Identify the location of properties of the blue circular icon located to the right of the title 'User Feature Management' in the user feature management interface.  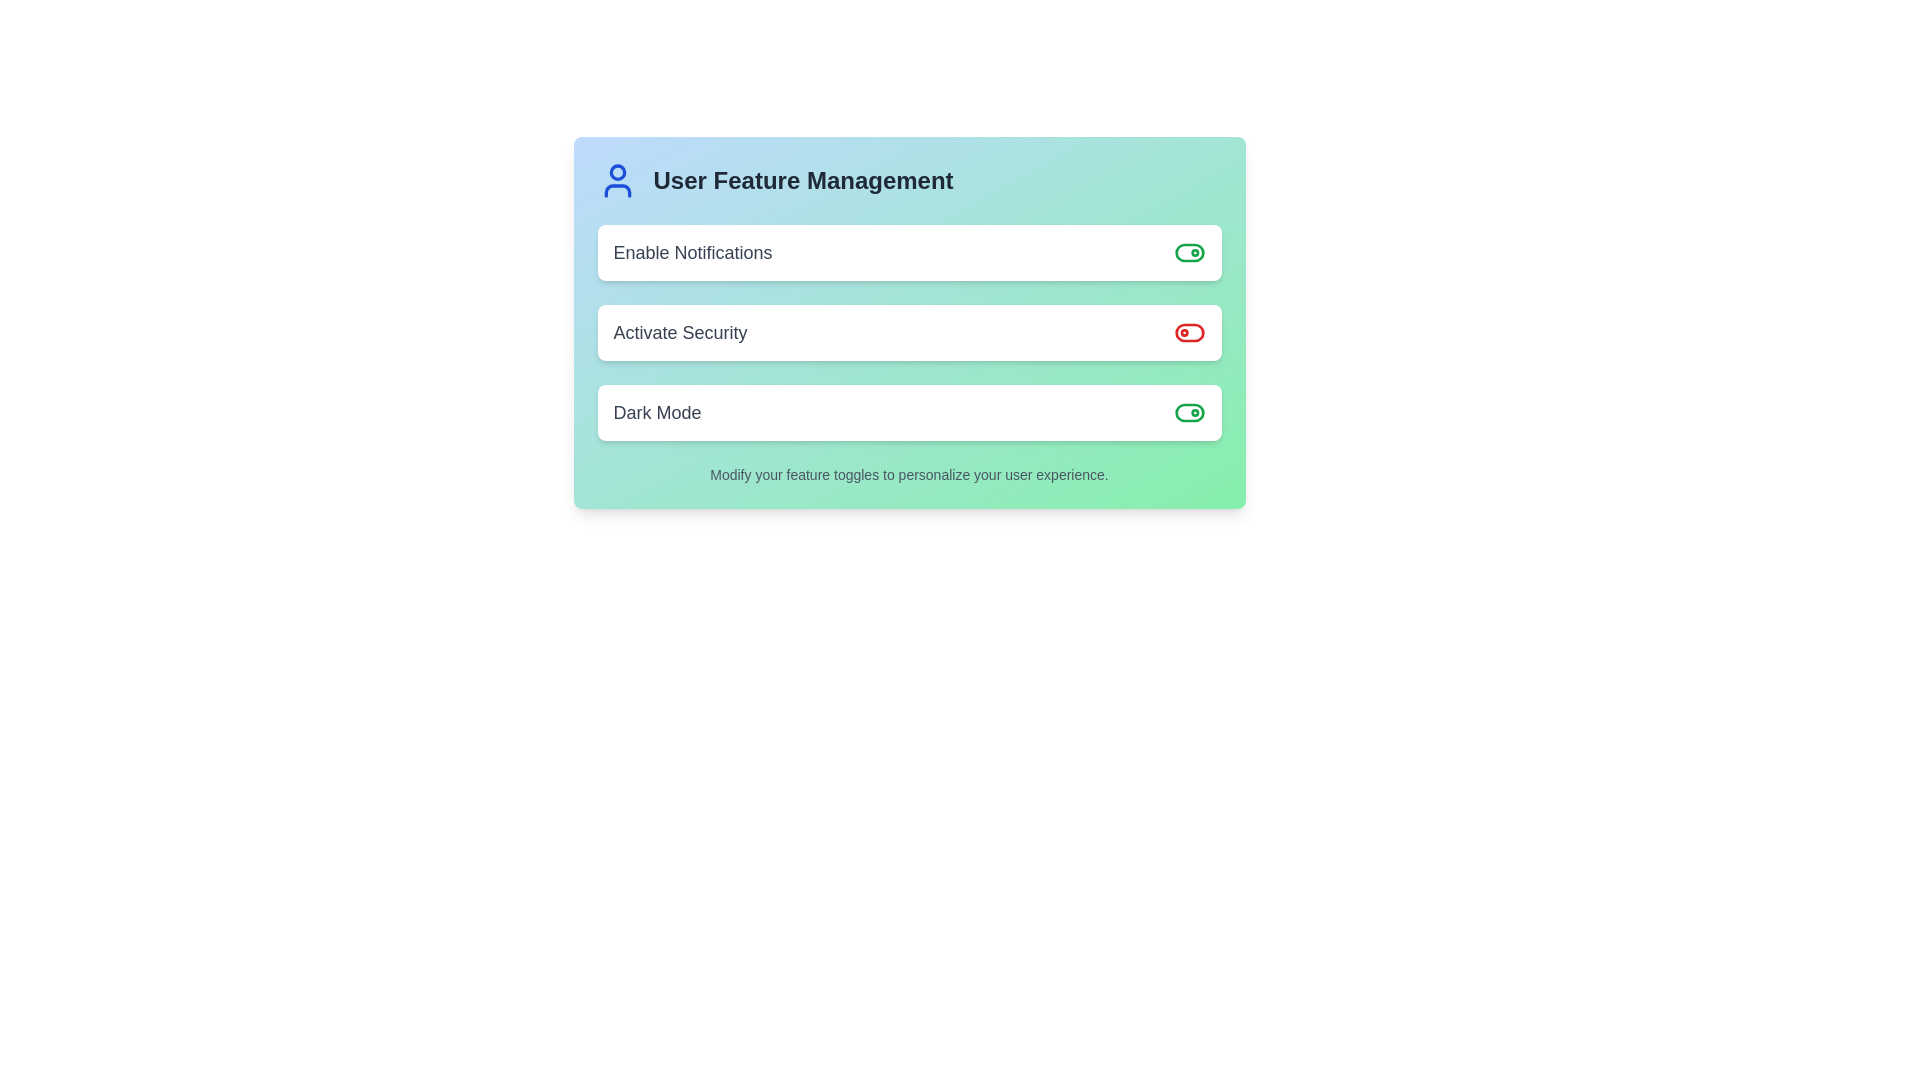
(616, 171).